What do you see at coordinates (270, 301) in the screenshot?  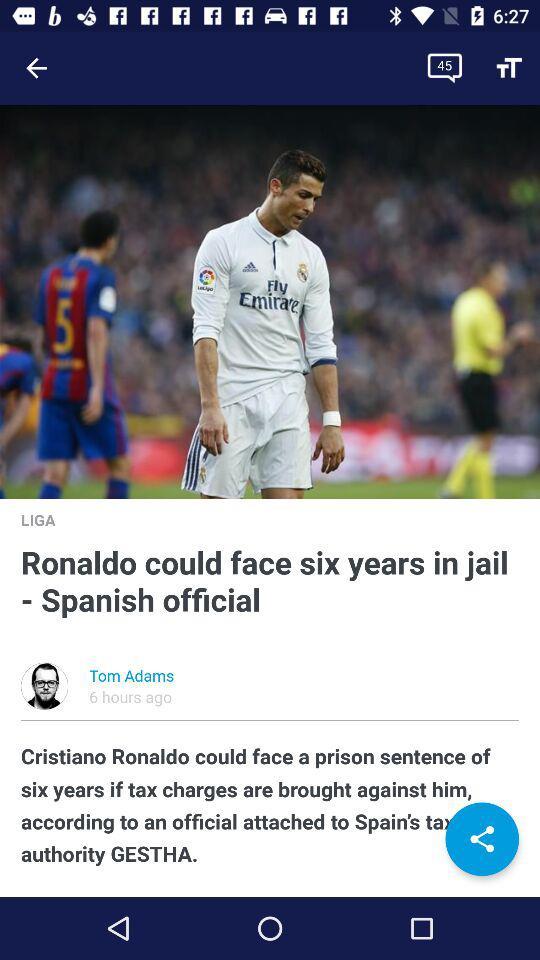 I see `open image` at bounding box center [270, 301].